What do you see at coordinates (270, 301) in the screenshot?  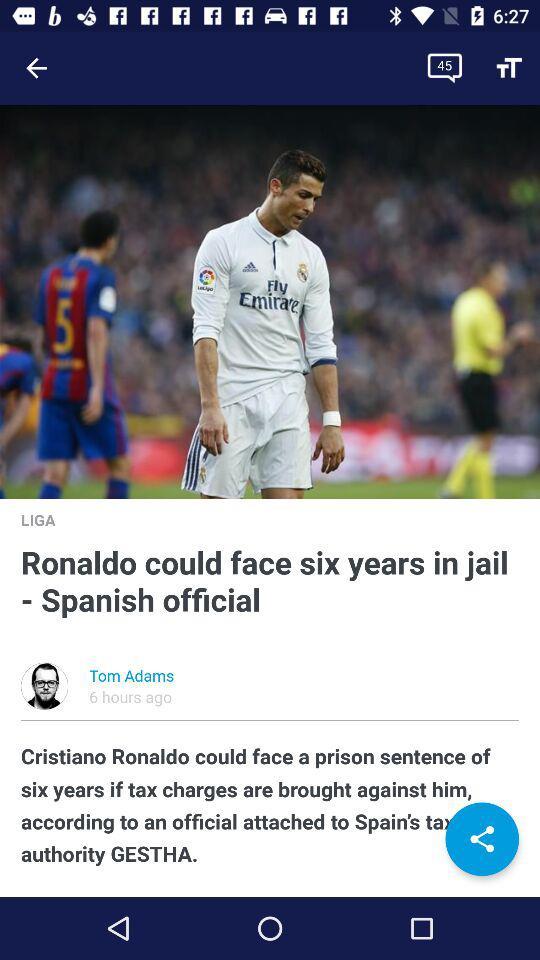 I see `open image` at bounding box center [270, 301].